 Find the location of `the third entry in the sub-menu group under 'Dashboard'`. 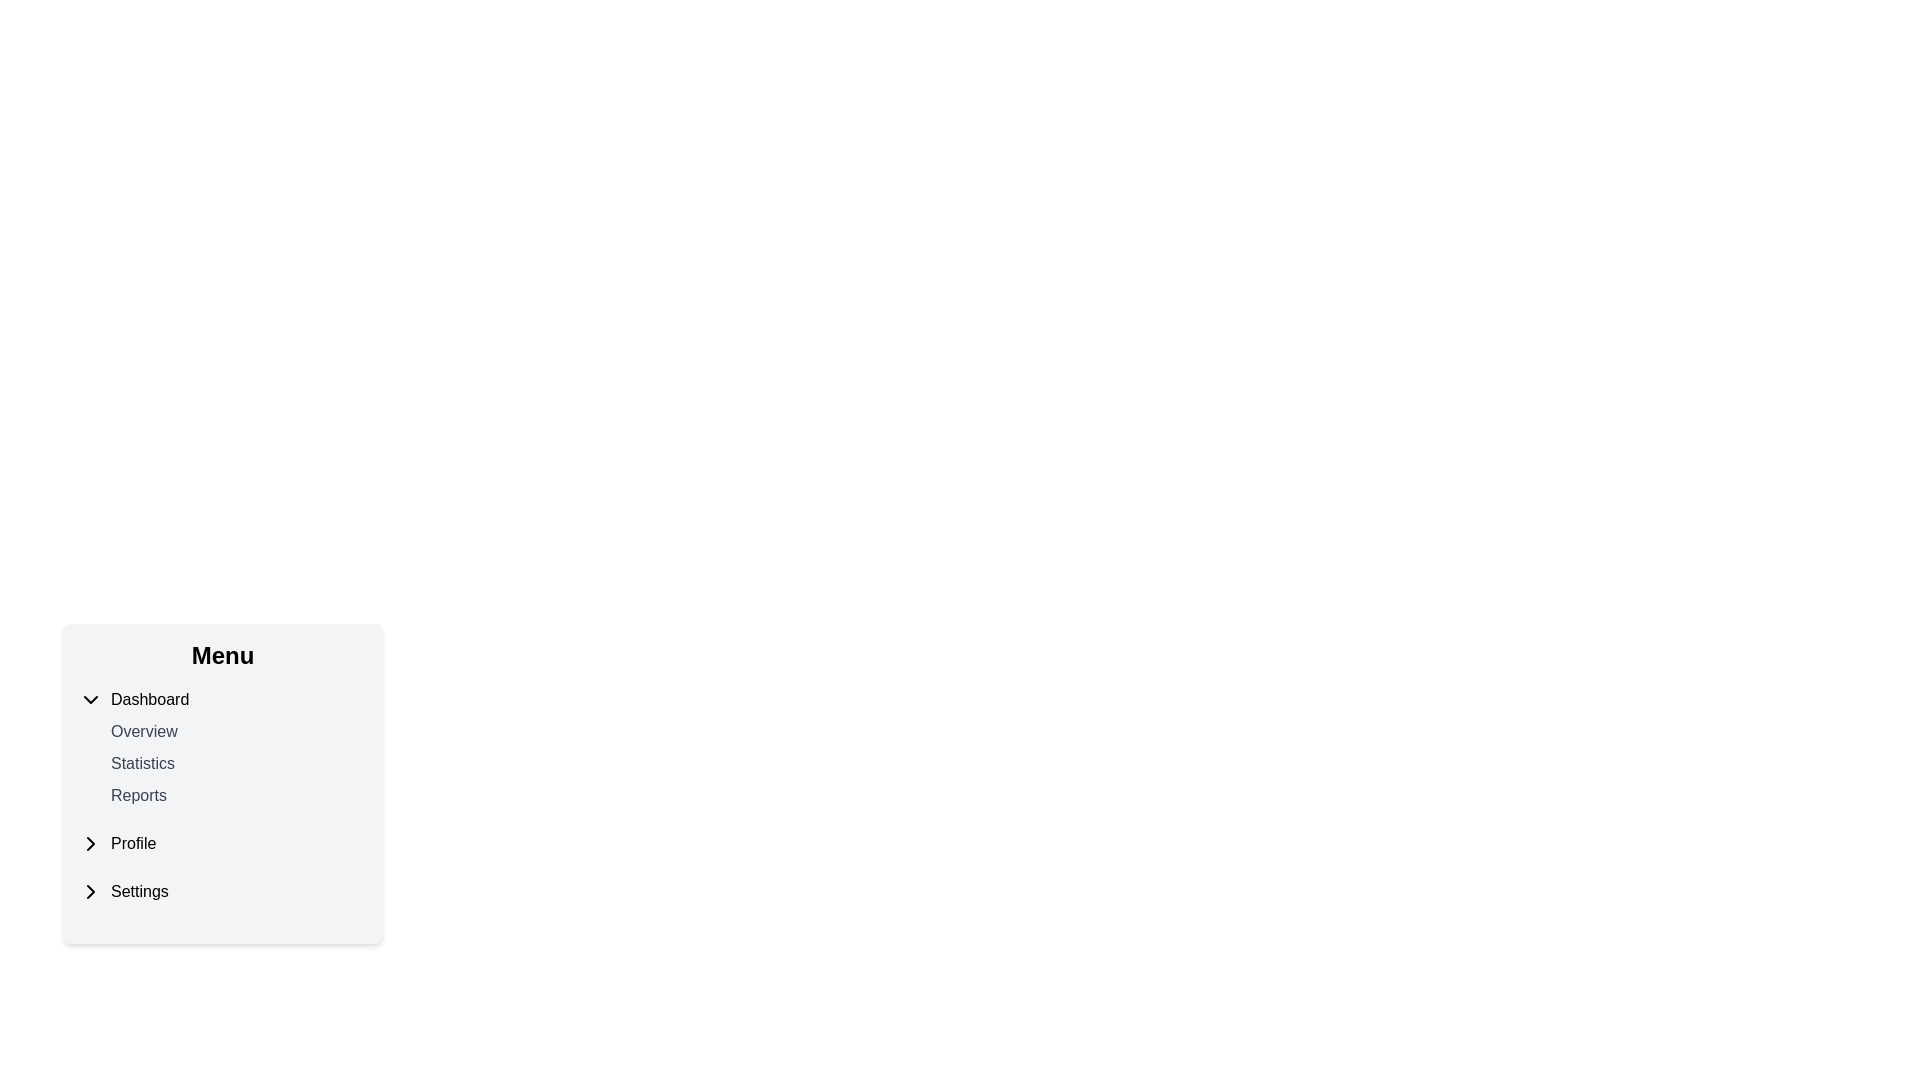

the third entry in the sub-menu group under 'Dashboard' is located at coordinates (235, 794).